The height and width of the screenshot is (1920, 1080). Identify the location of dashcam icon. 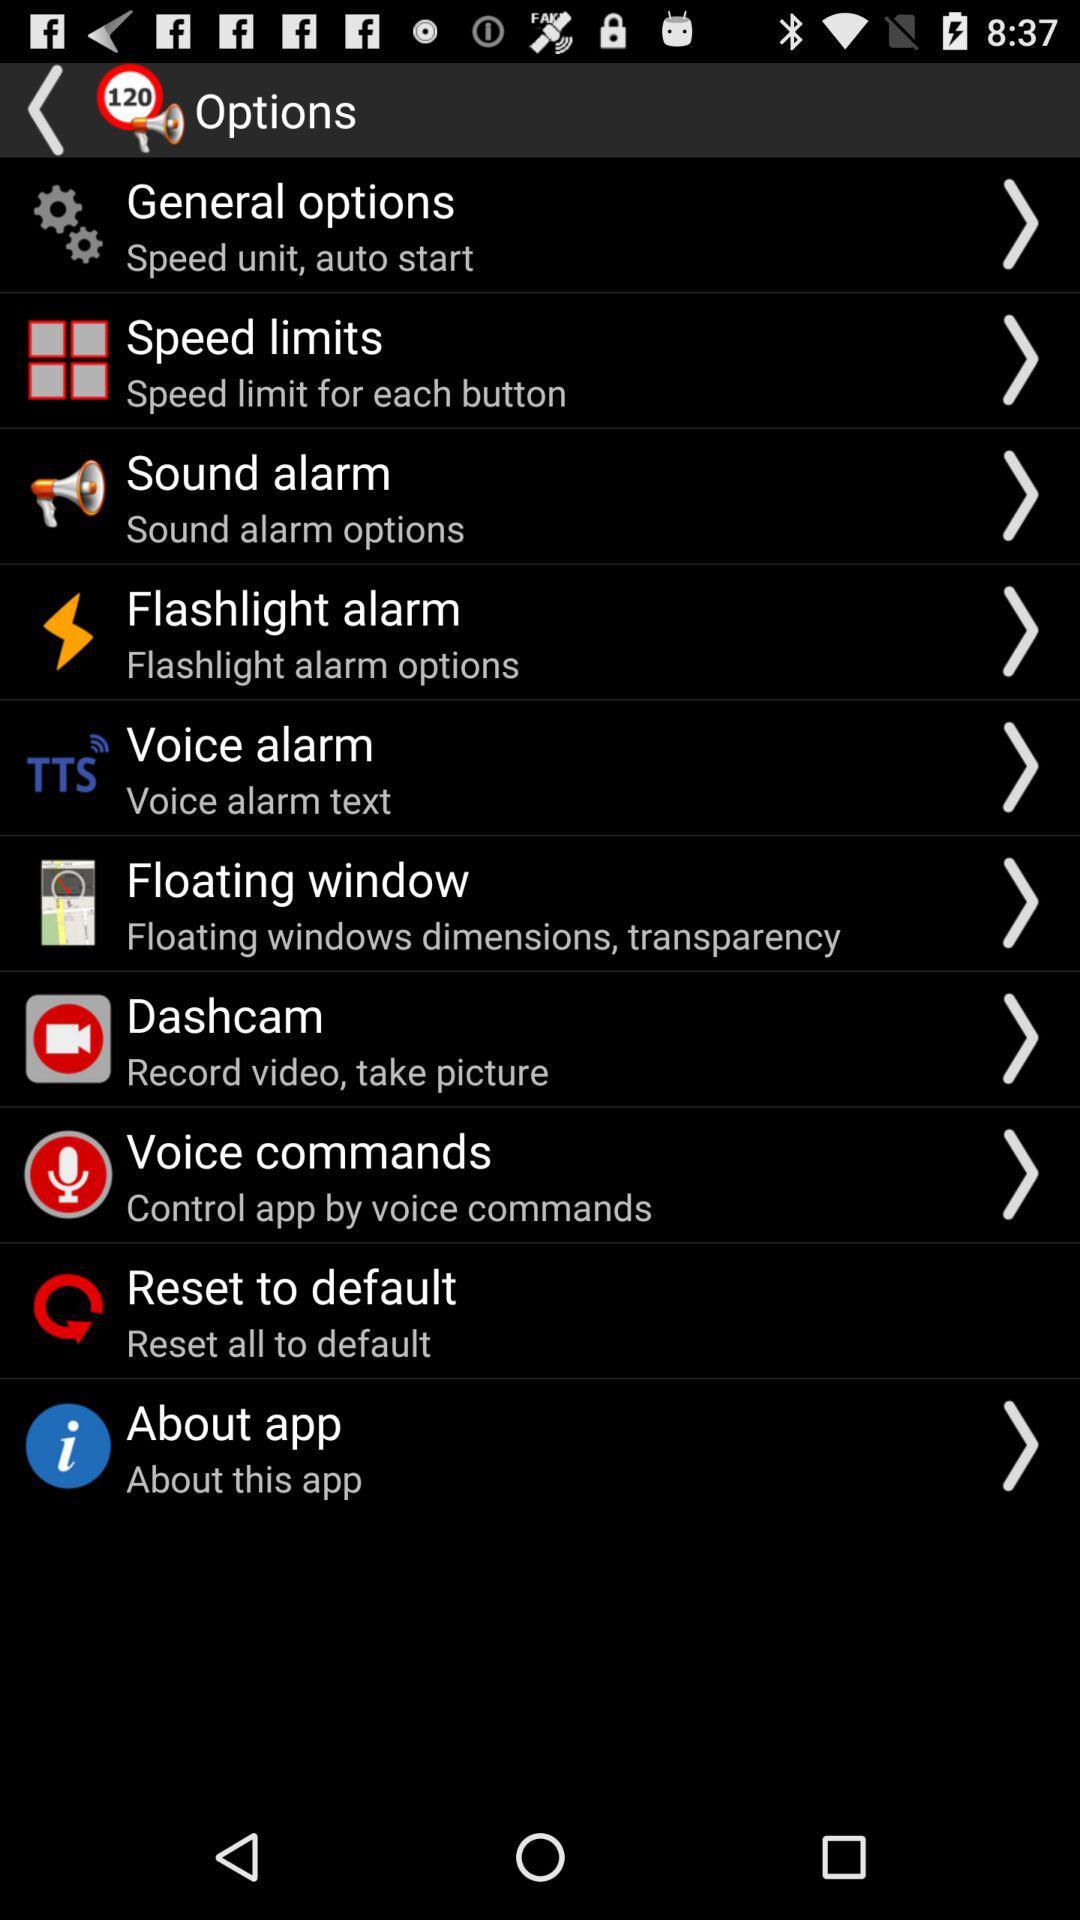
(224, 1014).